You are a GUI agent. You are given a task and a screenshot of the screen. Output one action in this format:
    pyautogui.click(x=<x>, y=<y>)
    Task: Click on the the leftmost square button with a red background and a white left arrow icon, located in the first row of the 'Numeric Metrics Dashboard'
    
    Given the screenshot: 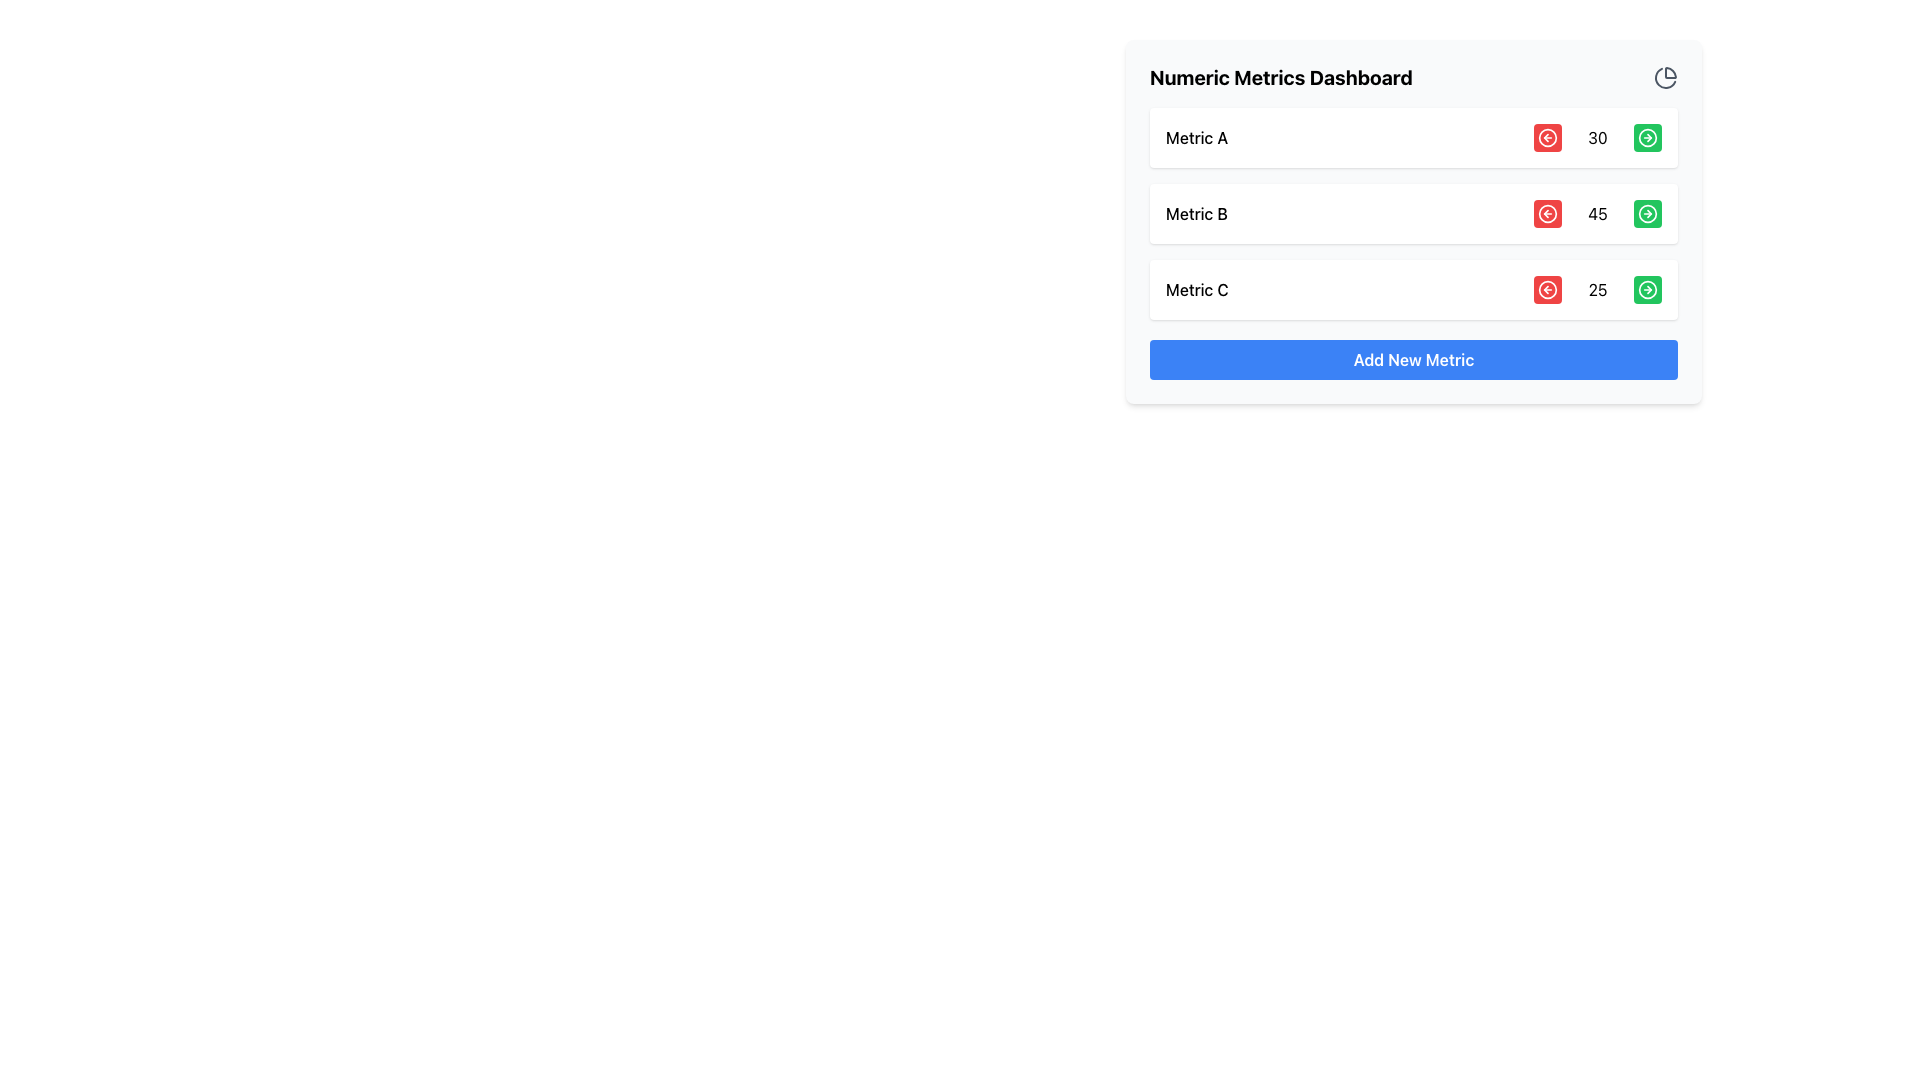 What is the action you would take?
    pyautogui.click(x=1547, y=137)
    